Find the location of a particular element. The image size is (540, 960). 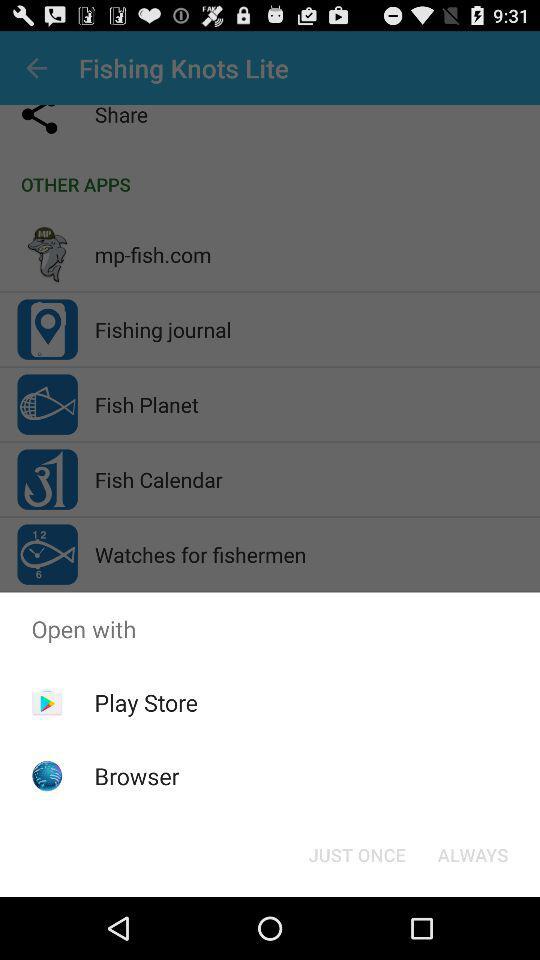

just once item is located at coordinates (356, 853).